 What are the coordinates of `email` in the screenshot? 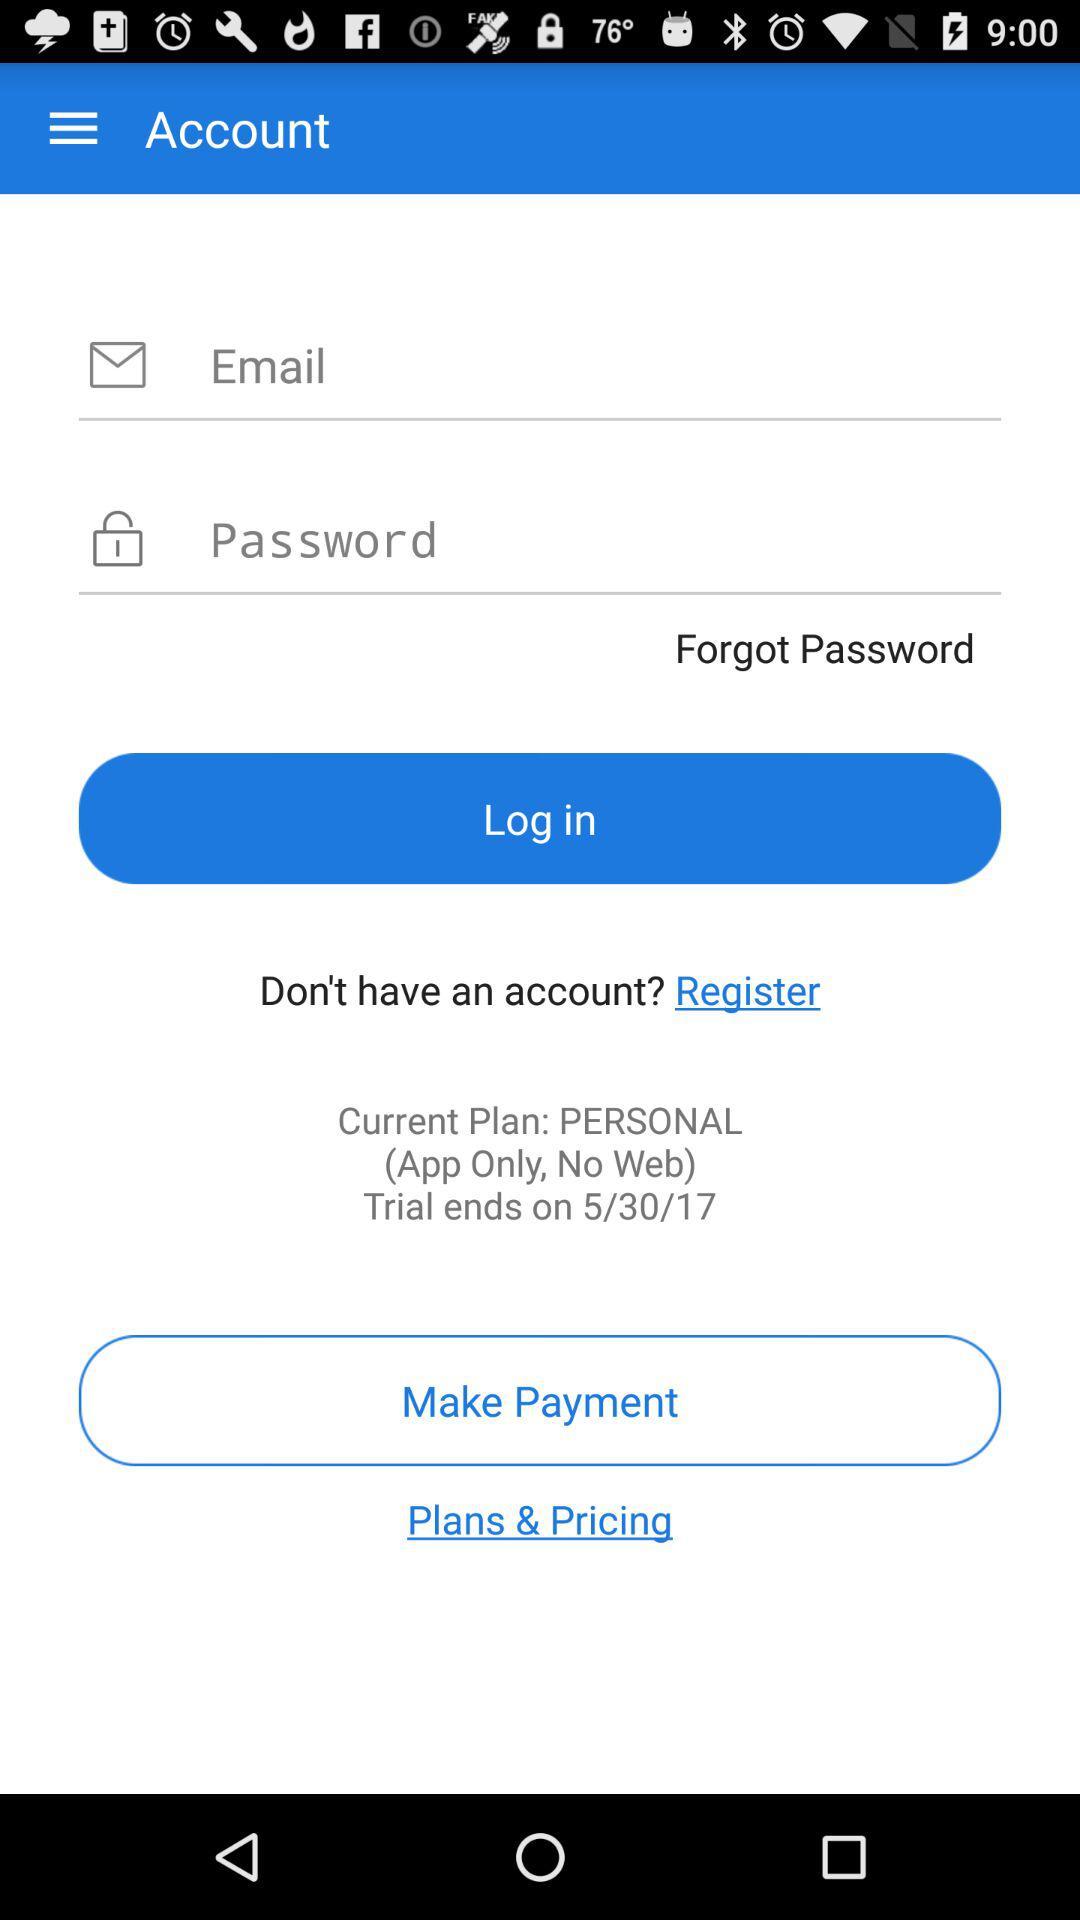 It's located at (604, 364).